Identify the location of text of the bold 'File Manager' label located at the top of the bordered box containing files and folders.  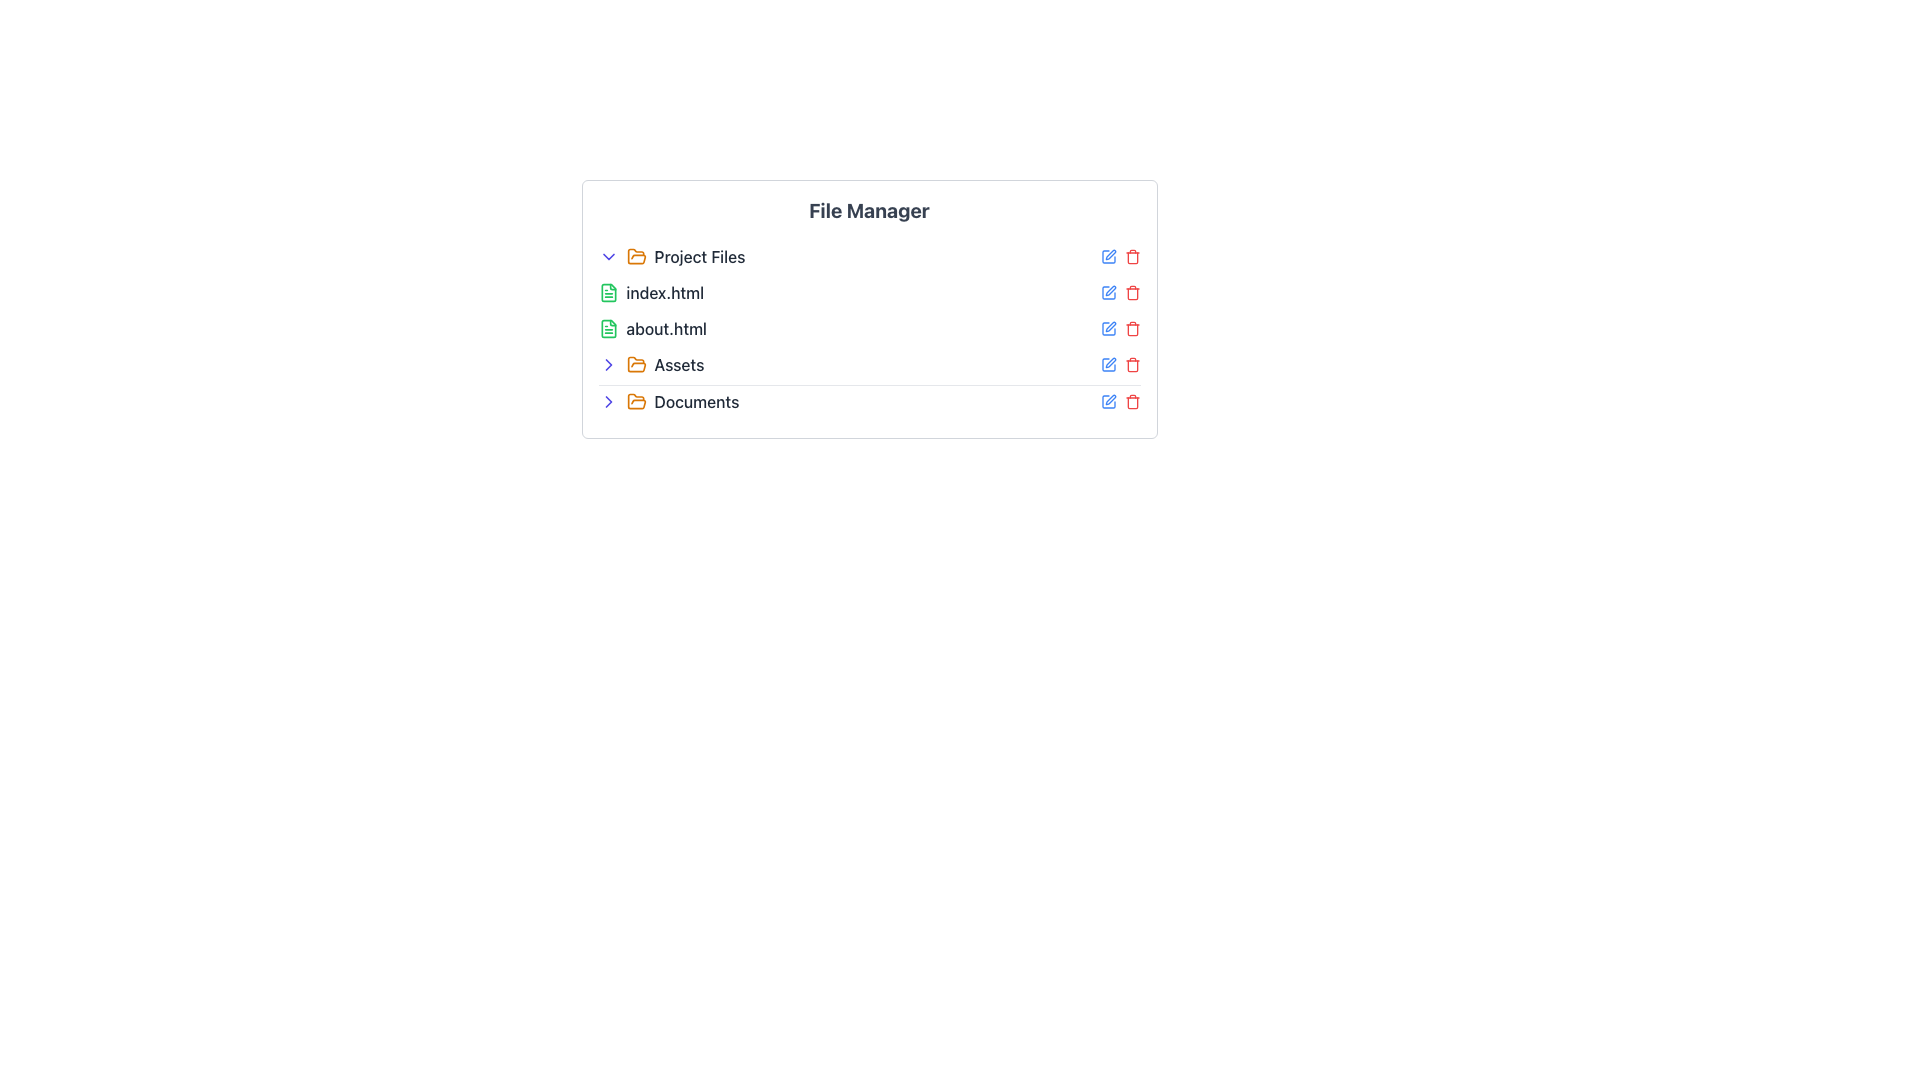
(869, 211).